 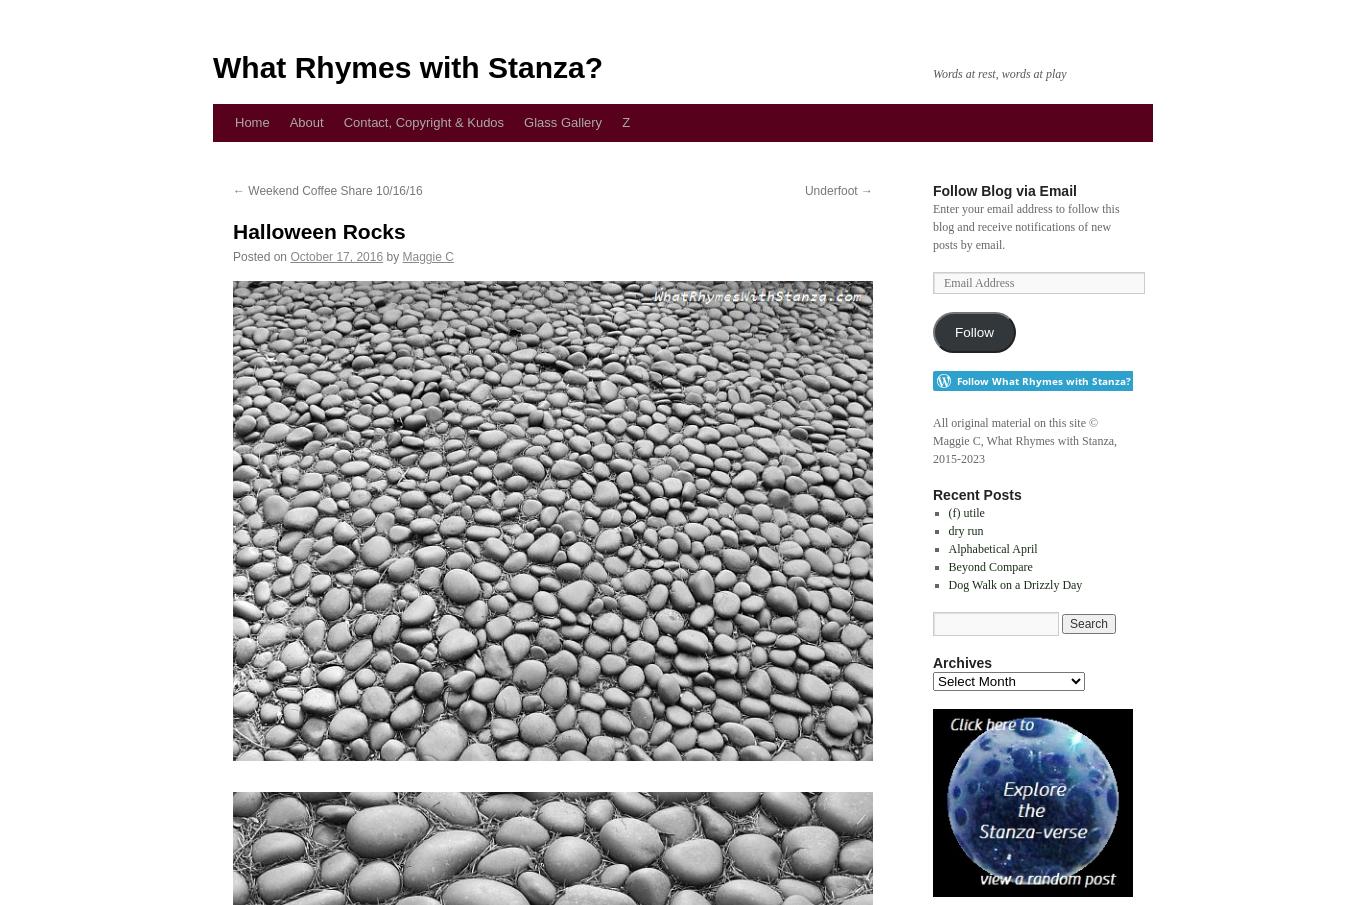 What do you see at coordinates (989, 566) in the screenshot?
I see `'Beyond Compare'` at bounding box center [989, 566].